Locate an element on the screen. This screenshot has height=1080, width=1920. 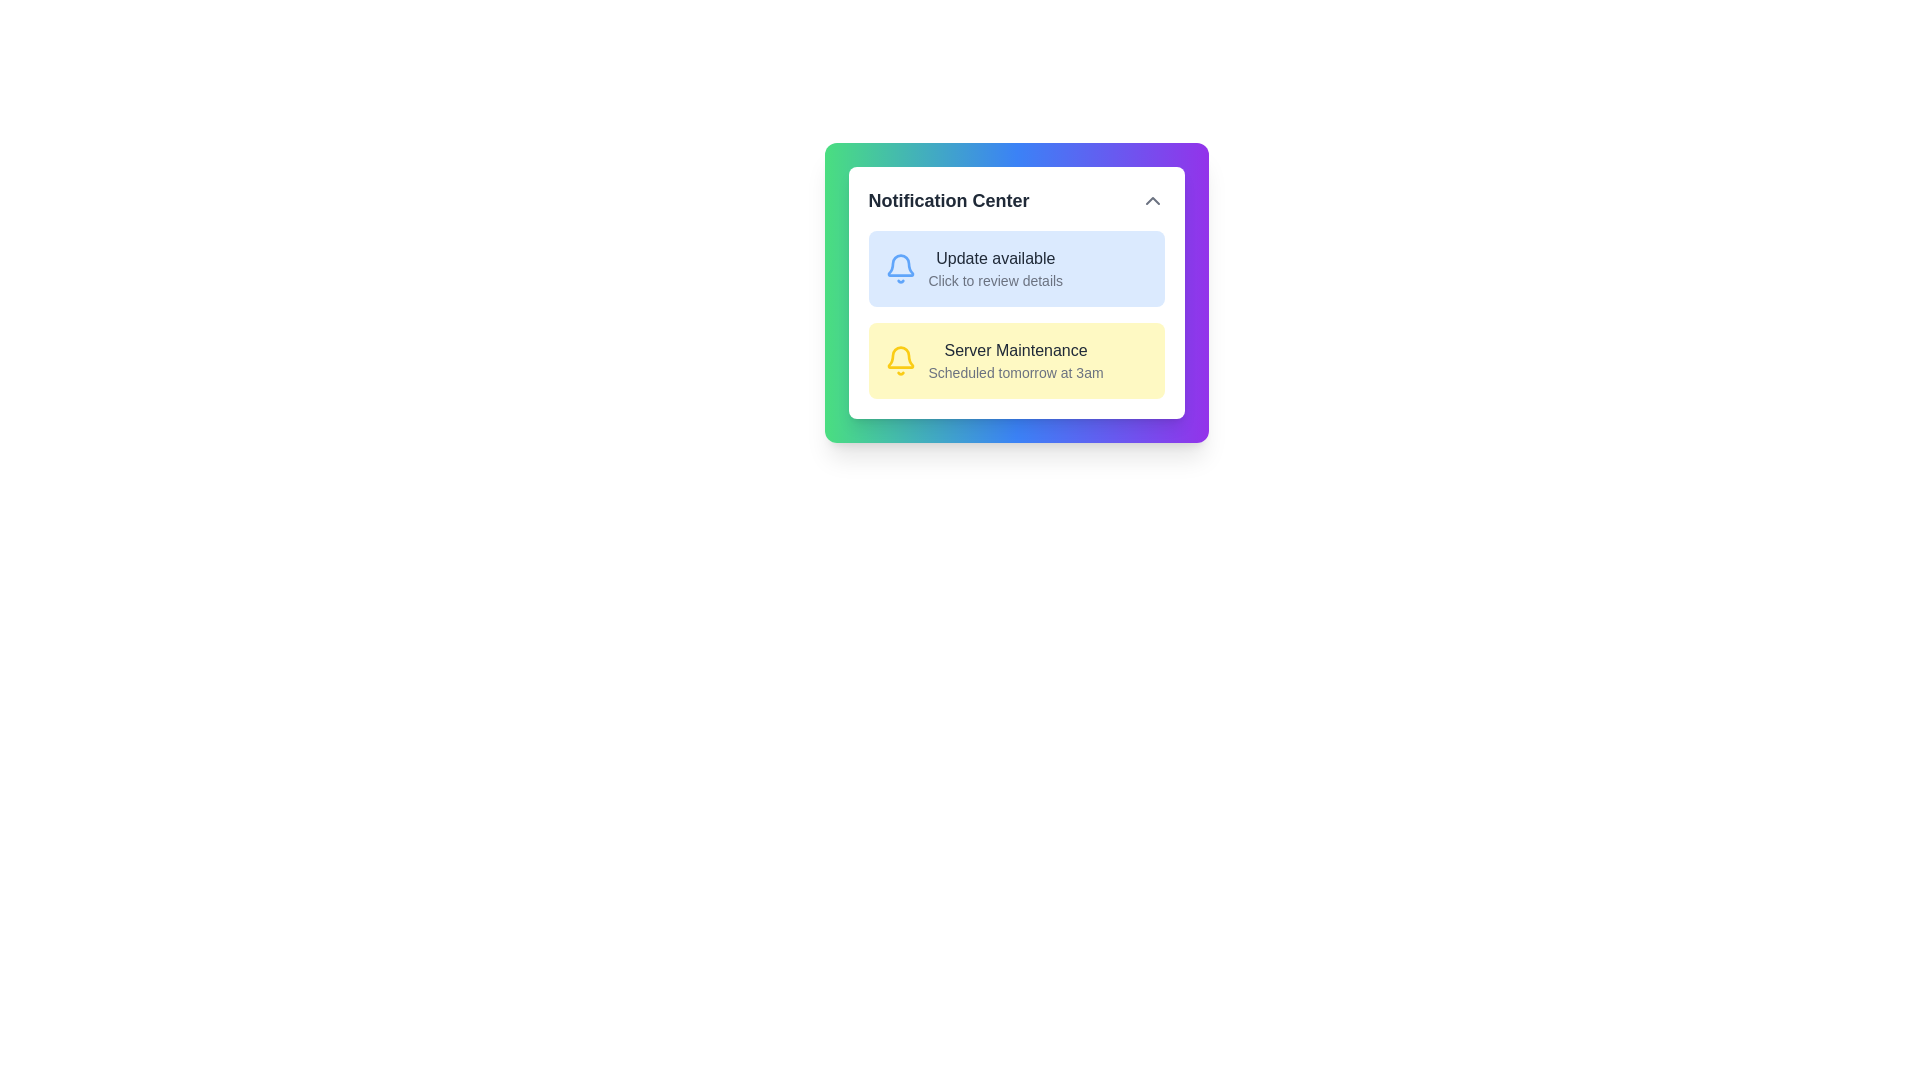
the topmost Notification Item located in the top blue section of the notification popup, positioned to the right of the blue bell icon is located at coordinates (995, 268).